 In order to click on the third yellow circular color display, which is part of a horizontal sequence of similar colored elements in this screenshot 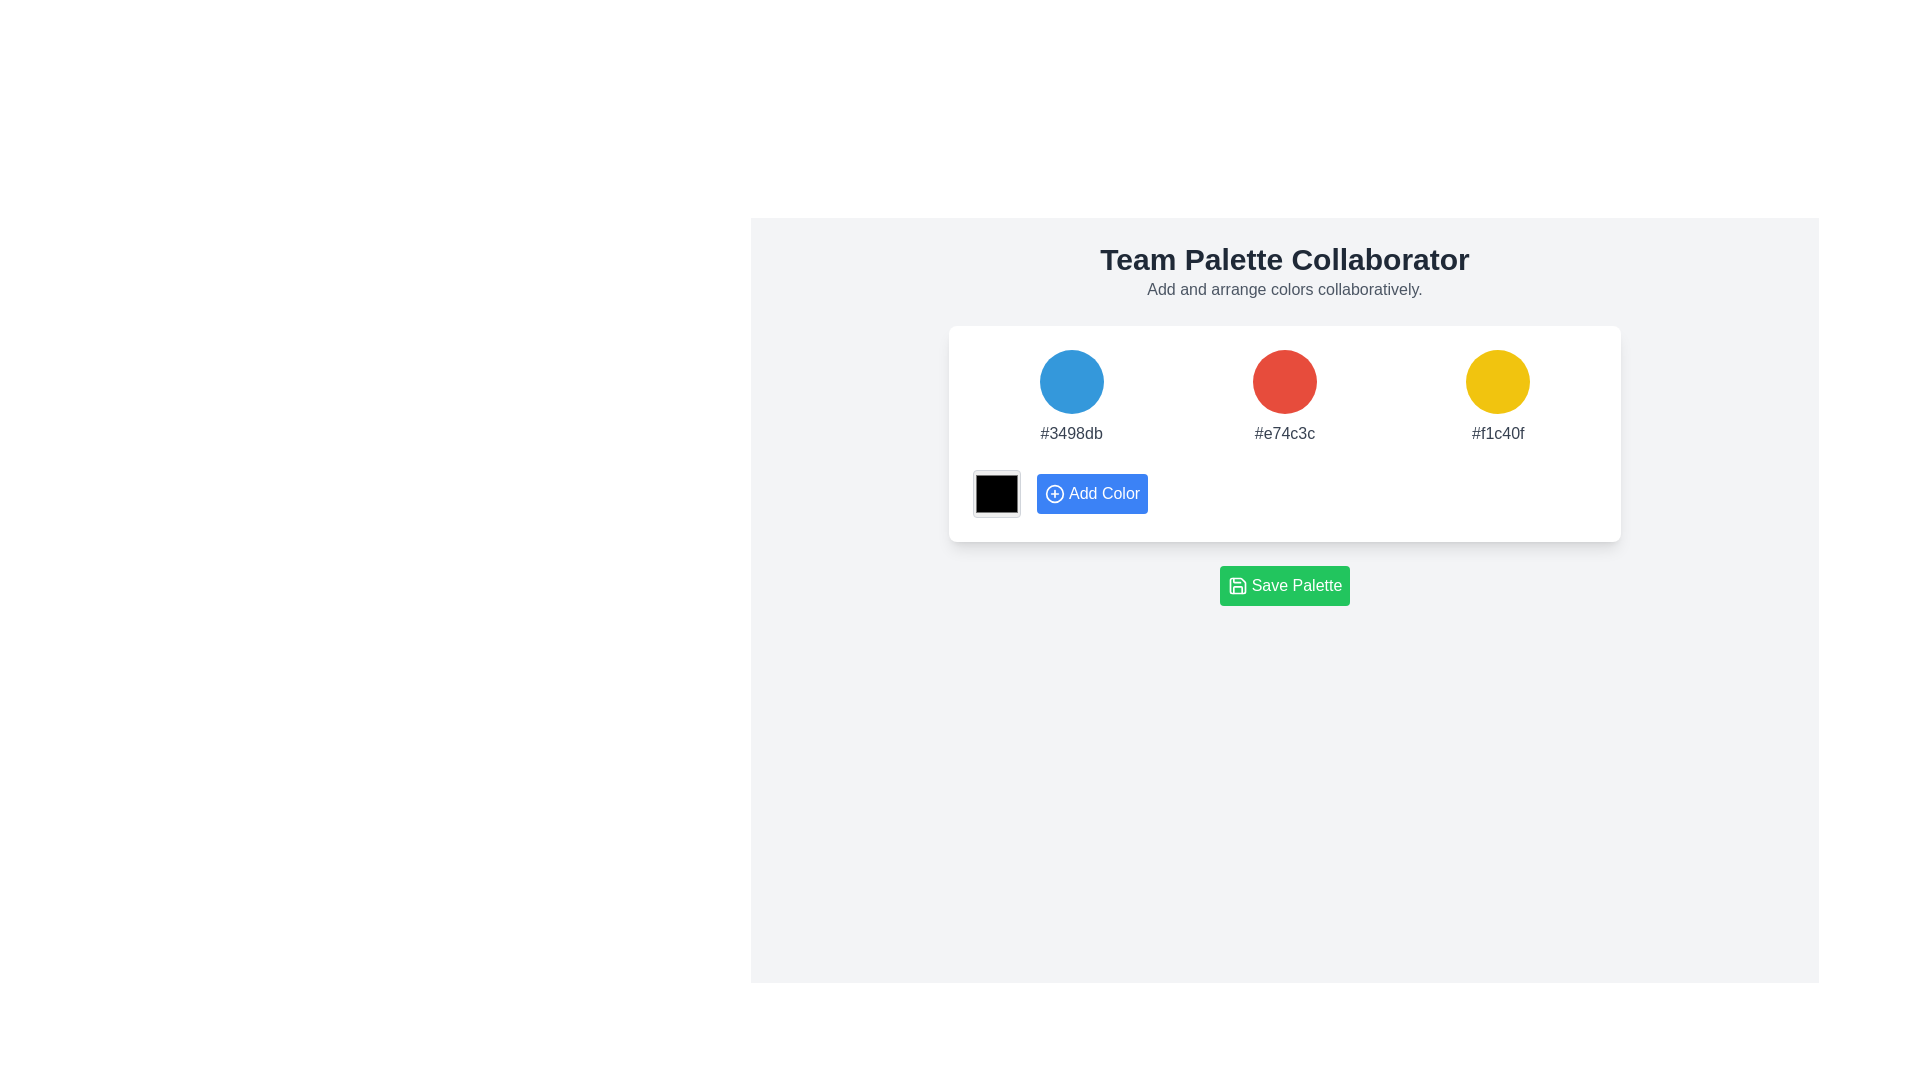, I will do `click(1498, 381)`.